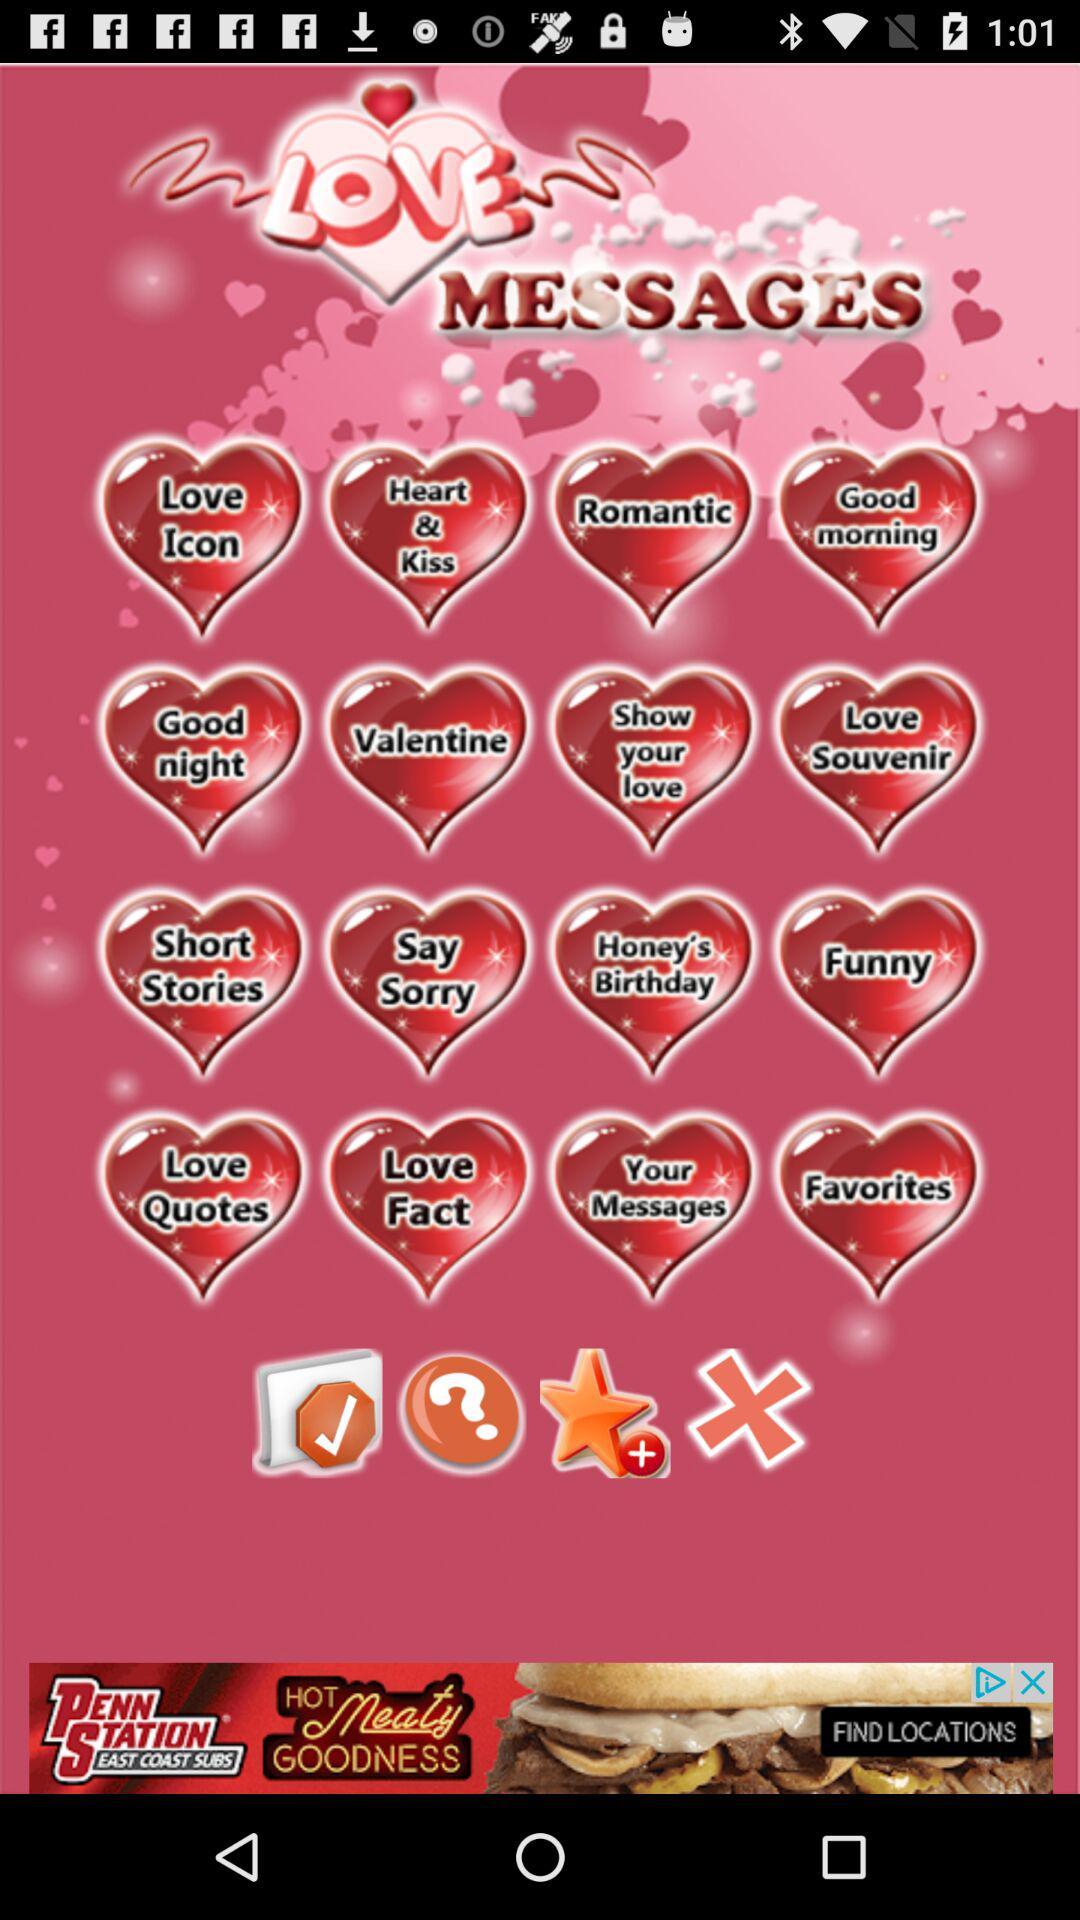 The height and width of the screenshot is (1920, 1080). I want to click on sends a valentine message, so click(426, 761).